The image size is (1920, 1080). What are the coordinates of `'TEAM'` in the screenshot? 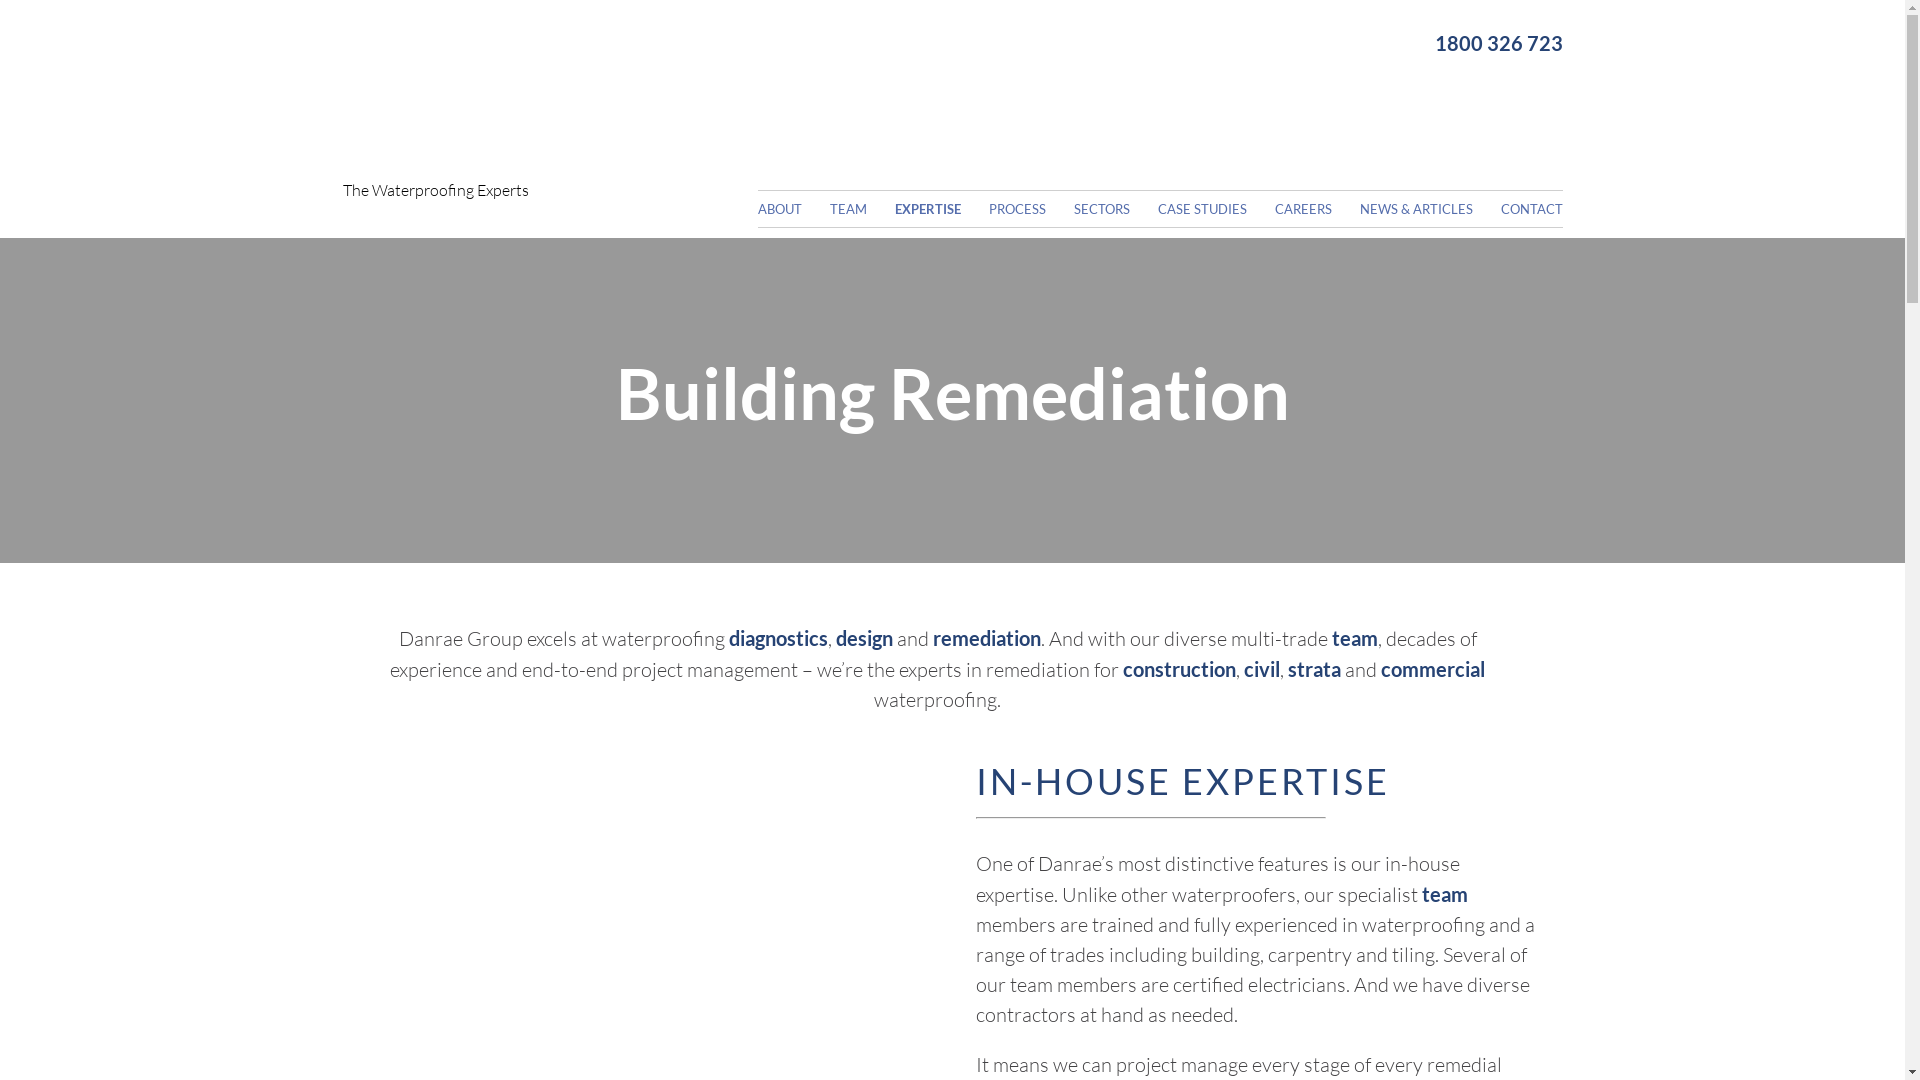 It's located at (860, 208).